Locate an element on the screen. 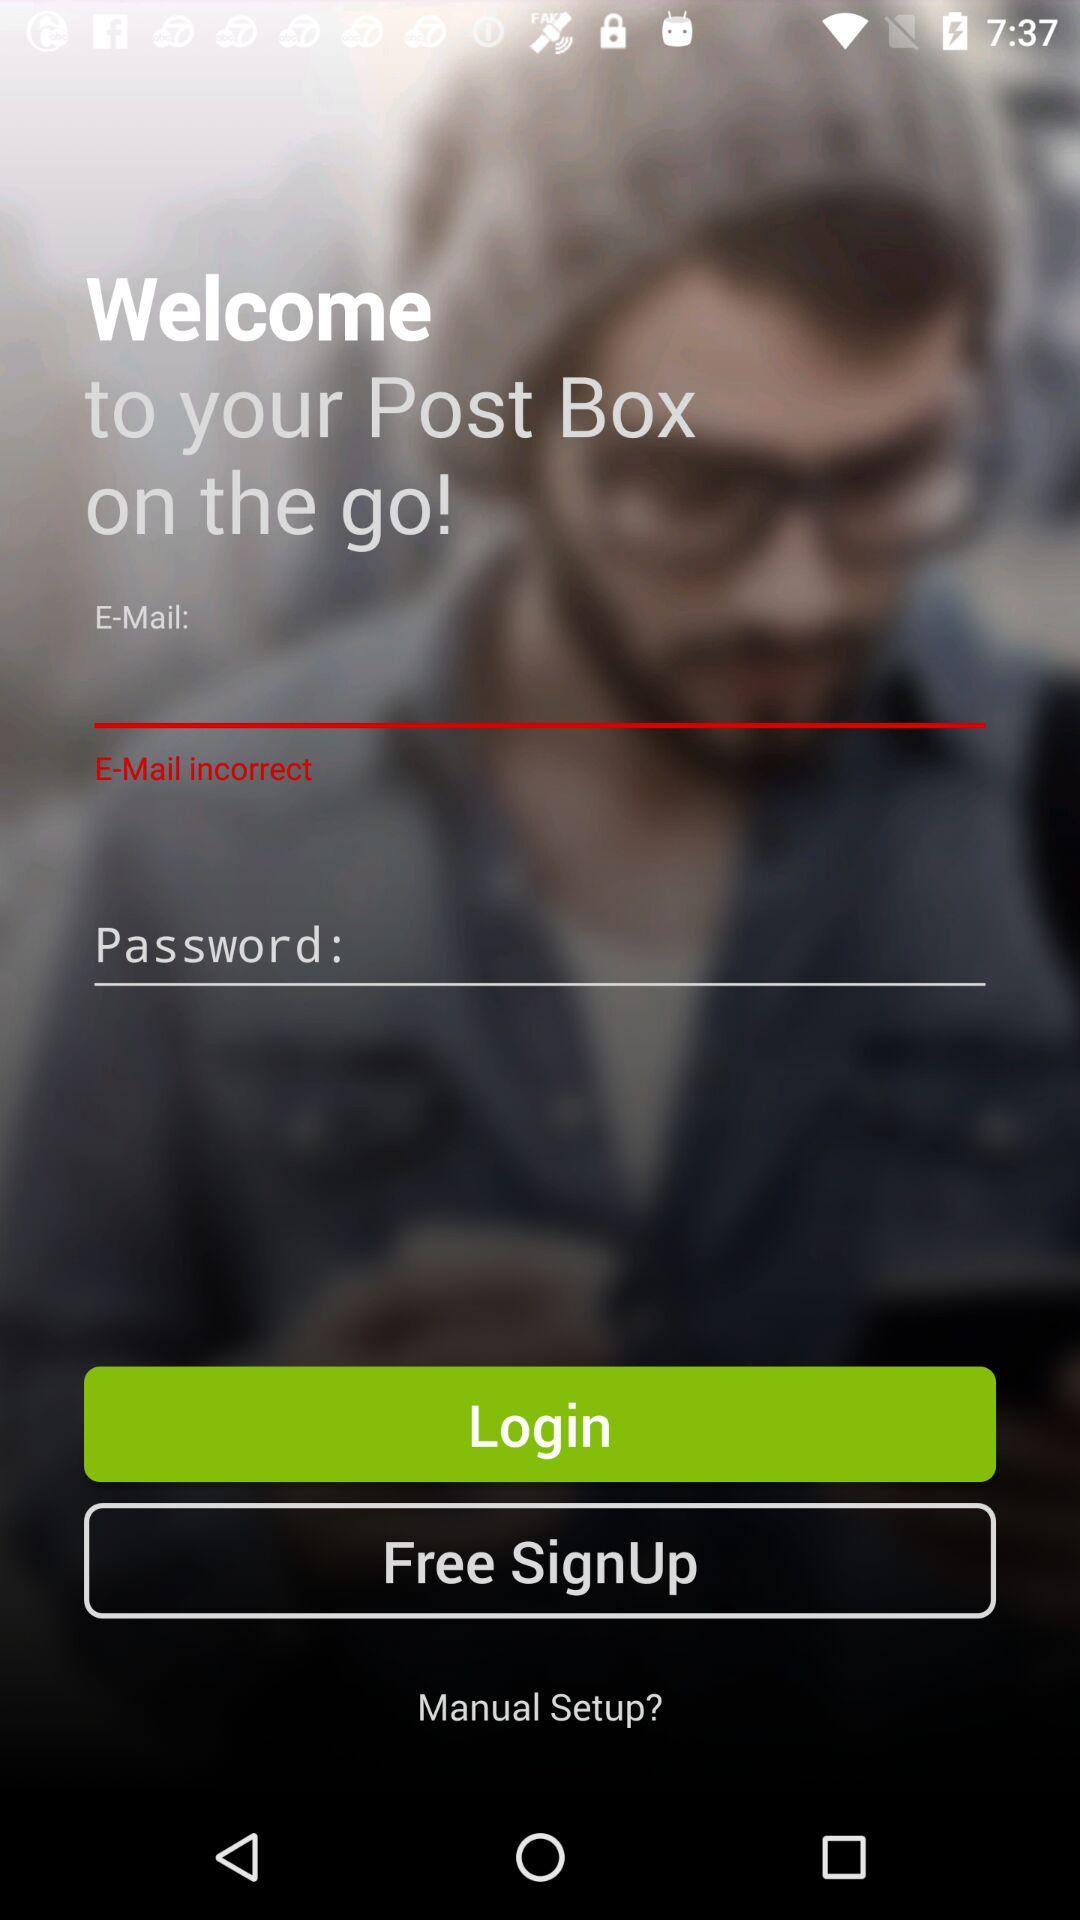 This screenshot has height=1920, width=1080. manual setup? is located at coordinates (540, 1705).